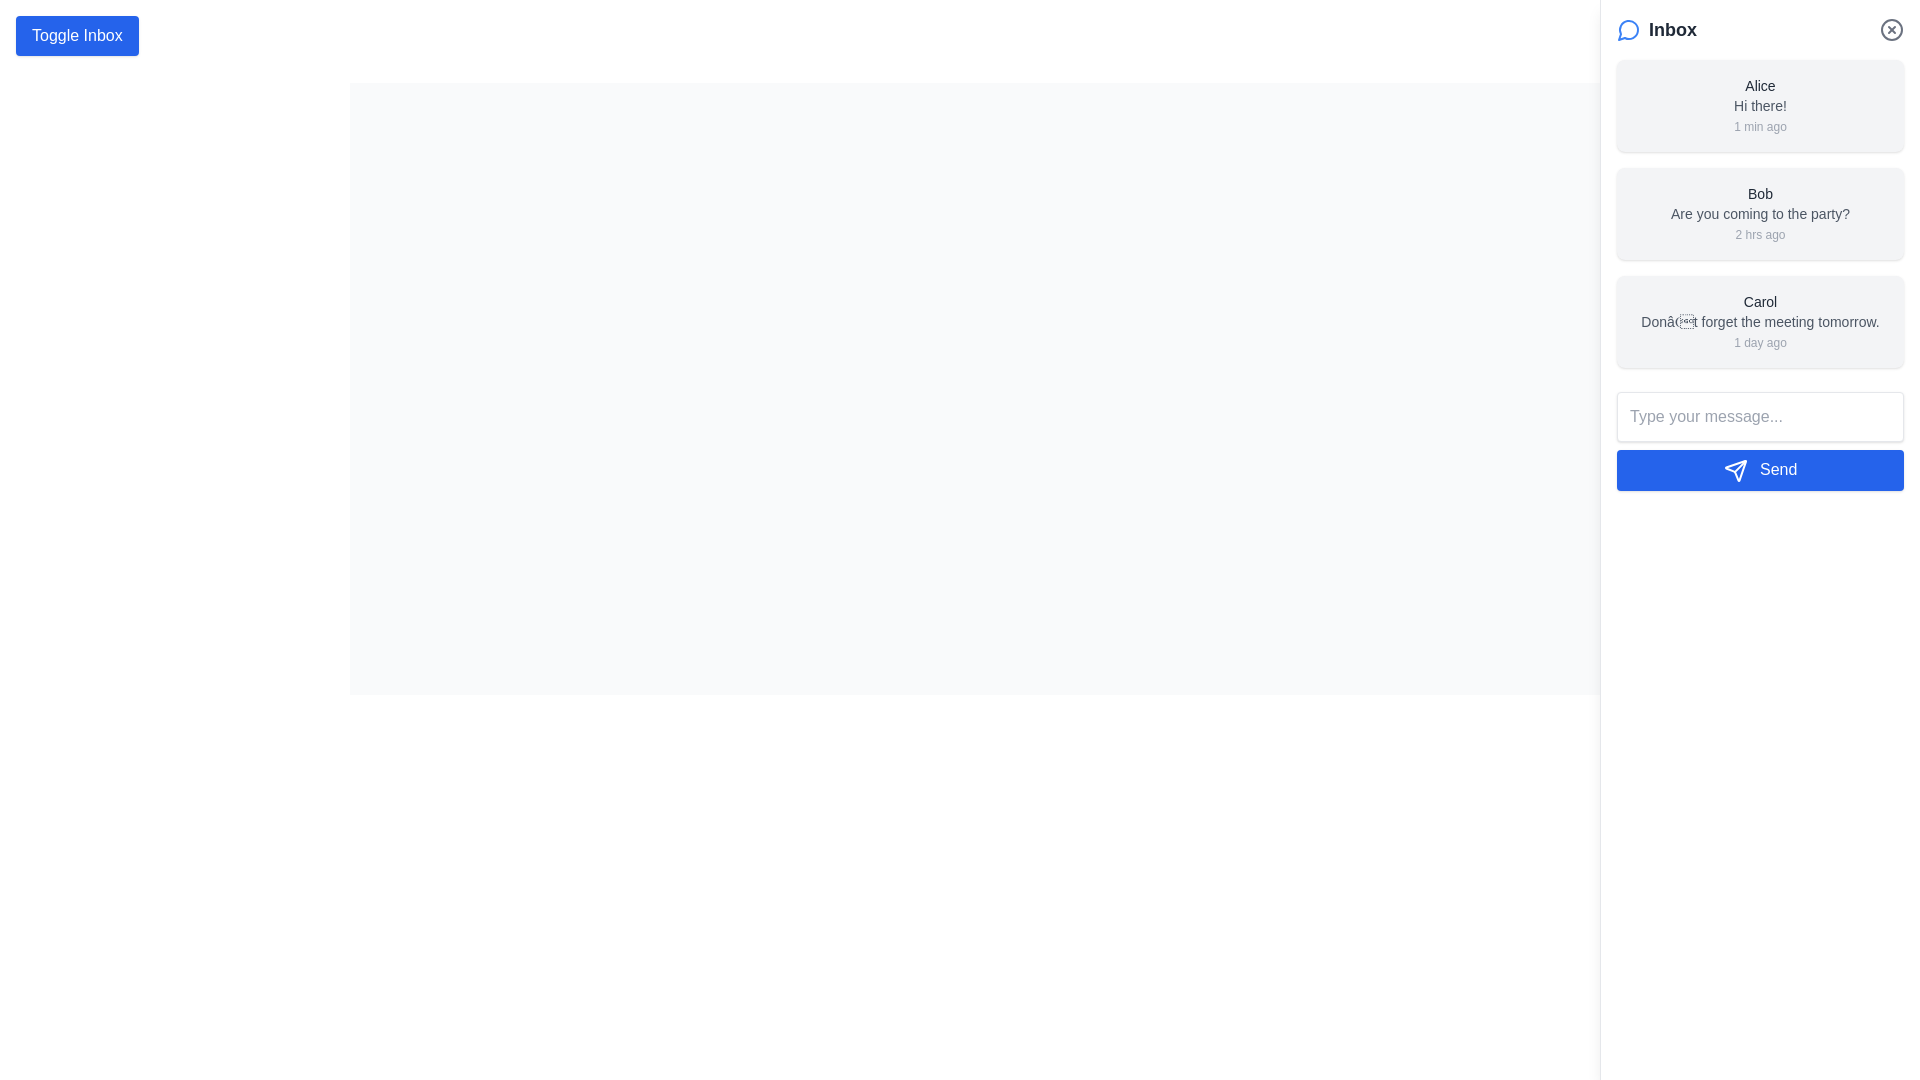 Image resolution: width=1920 pixels, height=1080 pixels. I want to click on the inbox icon located at the top-right section of the interface, just before the text 'Inbox', so click(1628, 30).